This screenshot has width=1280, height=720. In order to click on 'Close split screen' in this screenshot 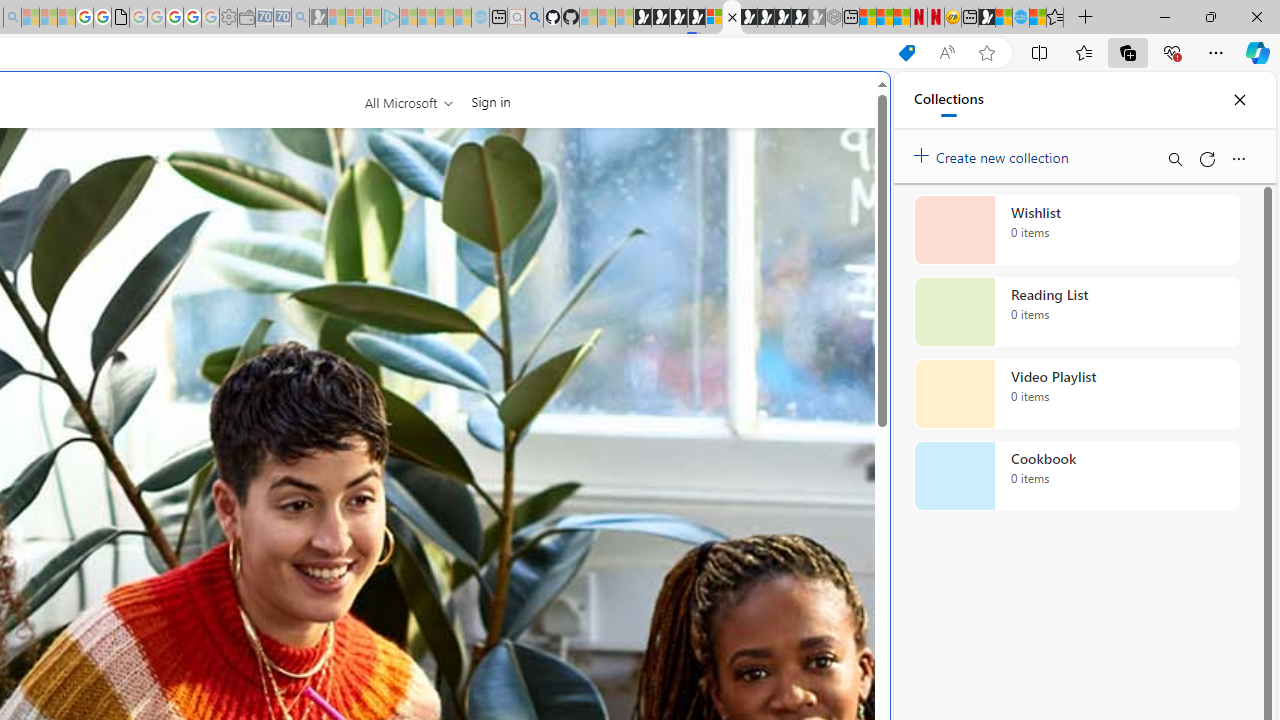, I will do `click(844, 102)`.